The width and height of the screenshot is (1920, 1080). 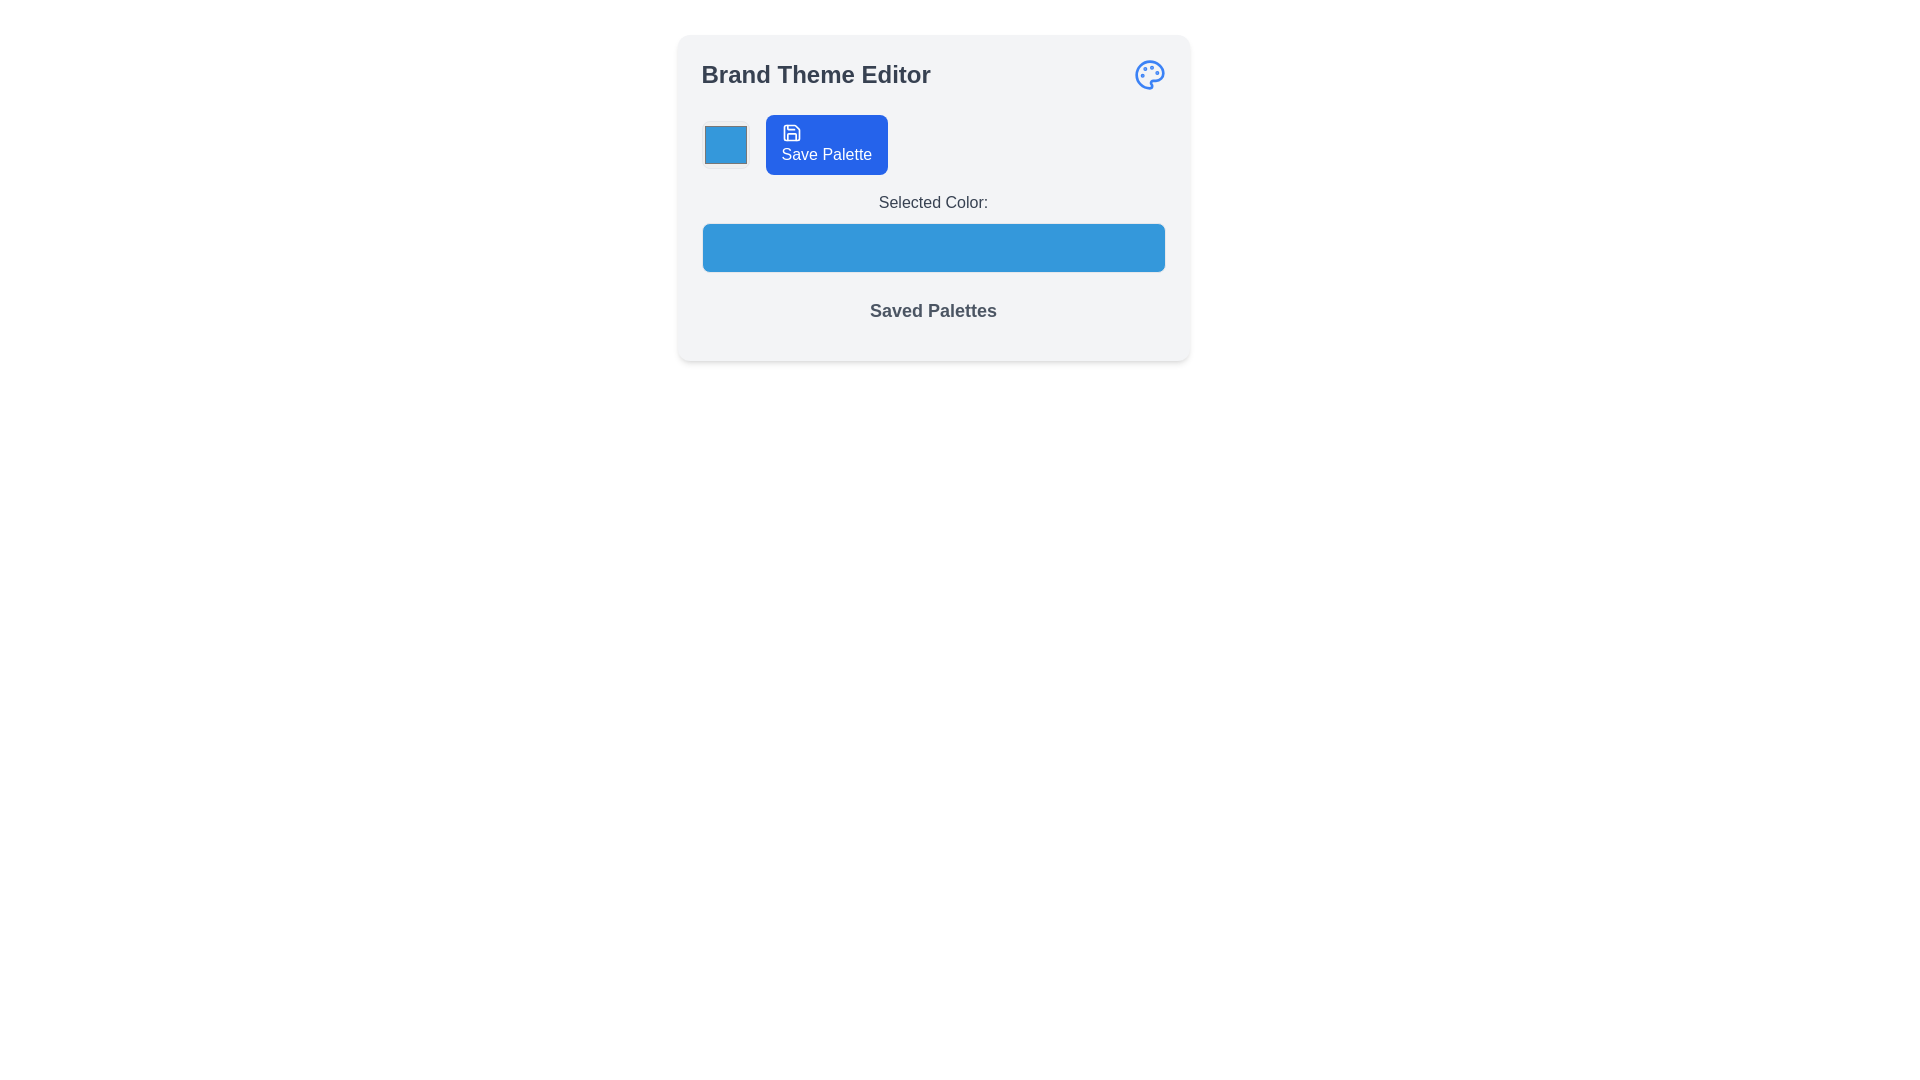 I want to click on the static display element indicating the currently selected color in the color palette editor, labeled 'Selected Color:', which is located in the center-right part of the interface, so click(x=932, y=230).